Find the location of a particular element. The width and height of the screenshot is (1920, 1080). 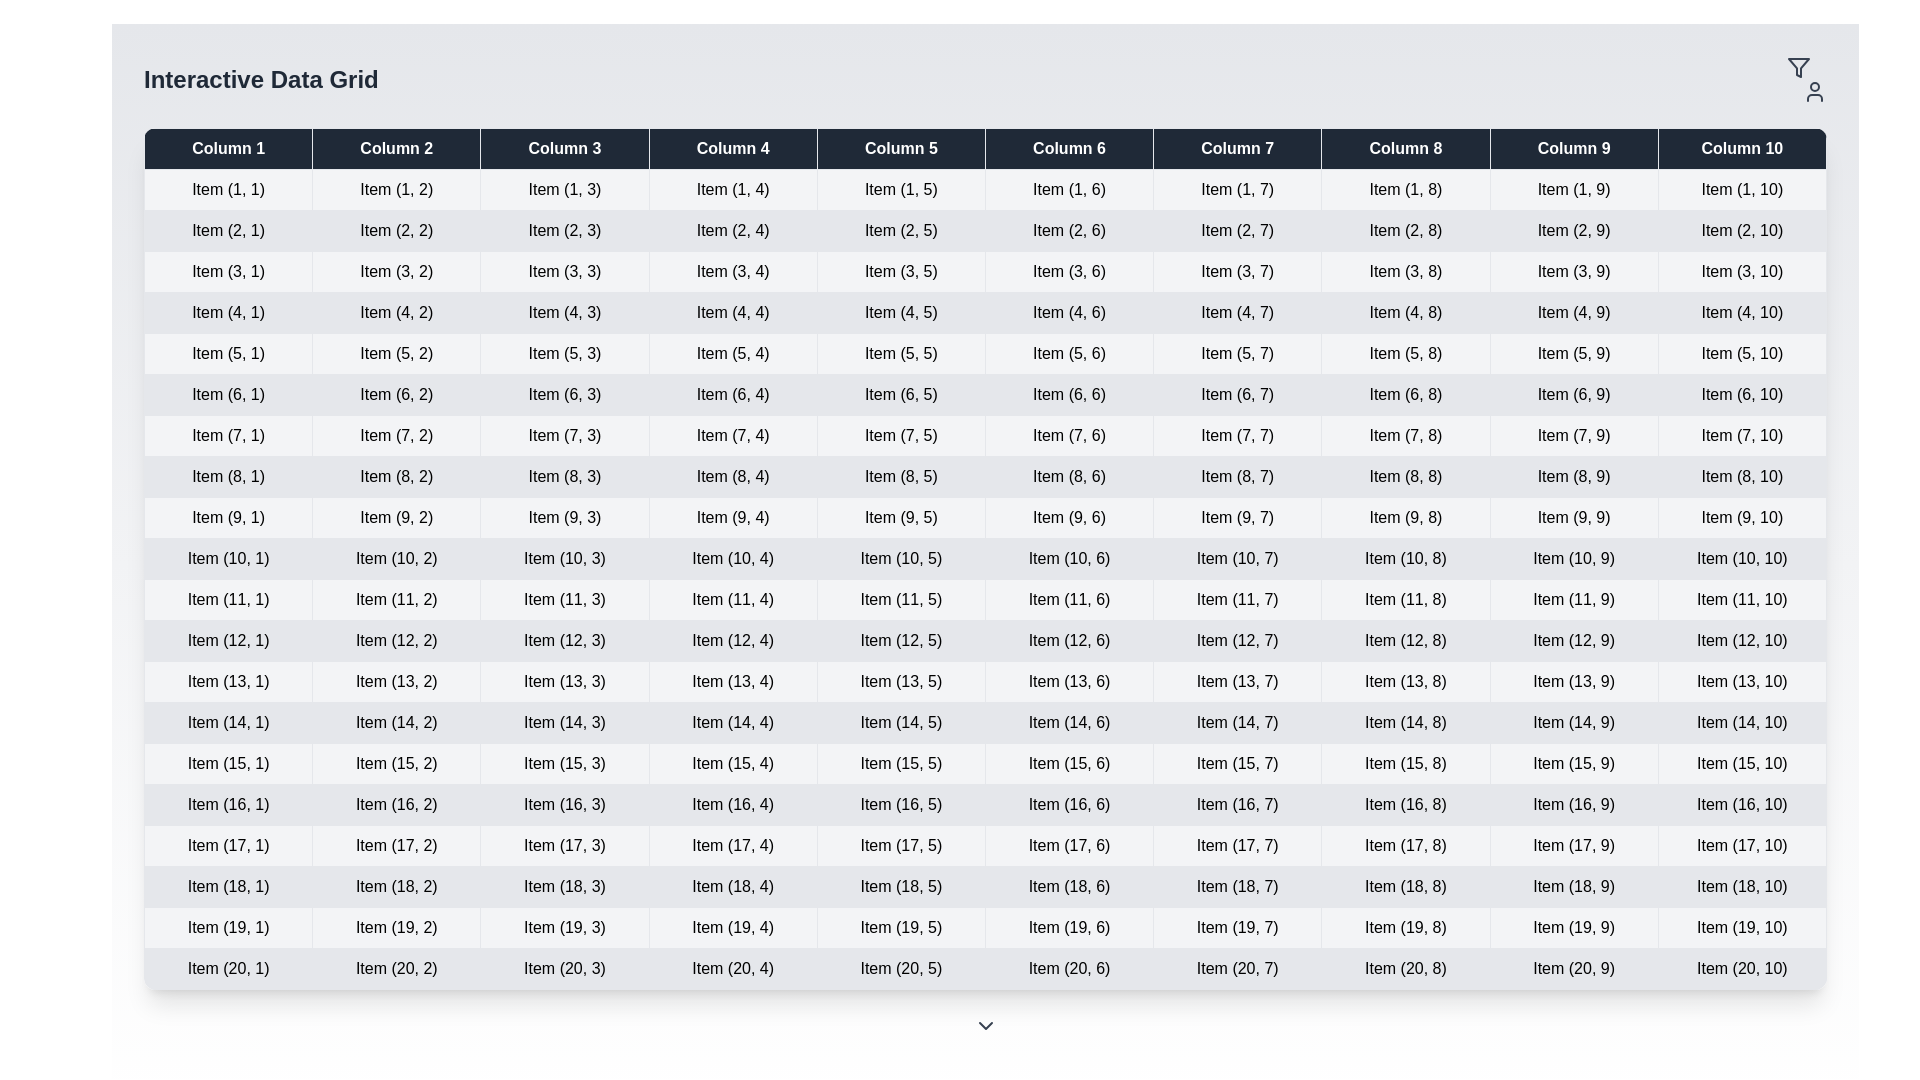

the filter icon to open the filter menu is located at coordinates (1806, 79).